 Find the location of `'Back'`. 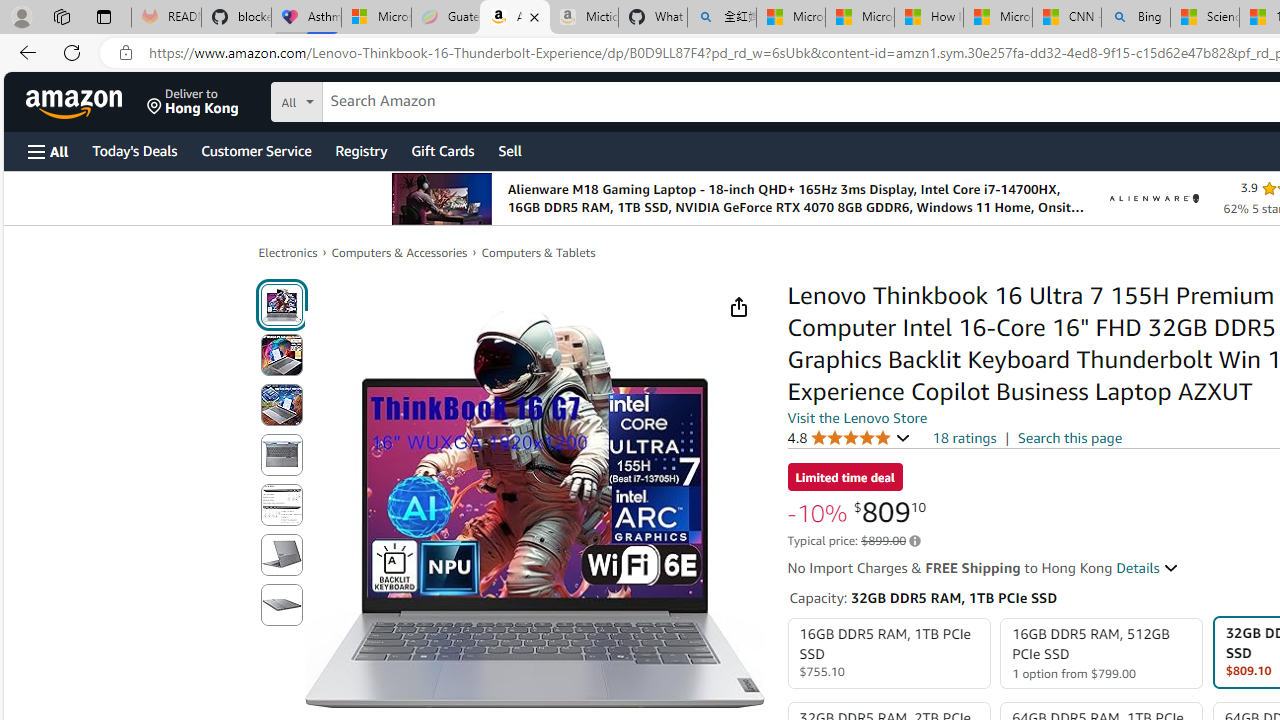

'Back' is located at coordinates (24, 51).